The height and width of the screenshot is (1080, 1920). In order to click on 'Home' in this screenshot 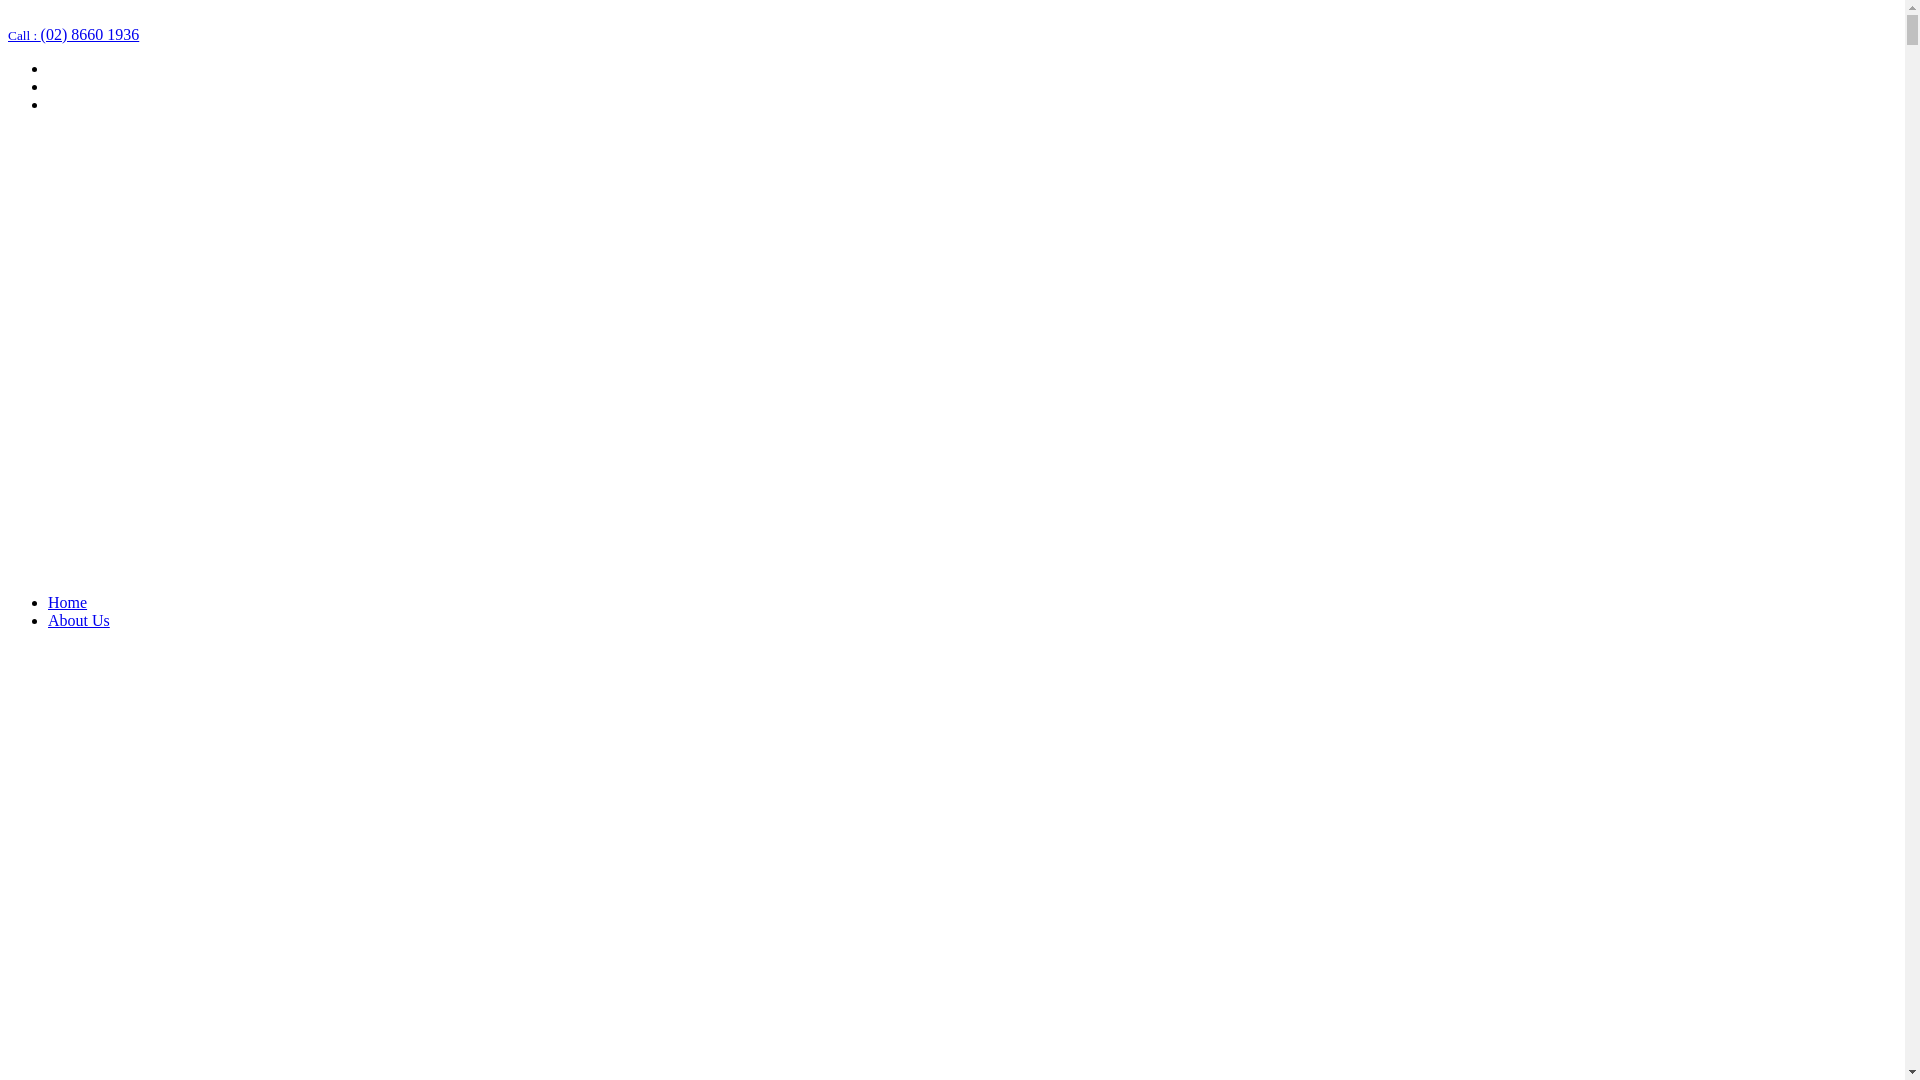, I will do `click(48, 601)`.